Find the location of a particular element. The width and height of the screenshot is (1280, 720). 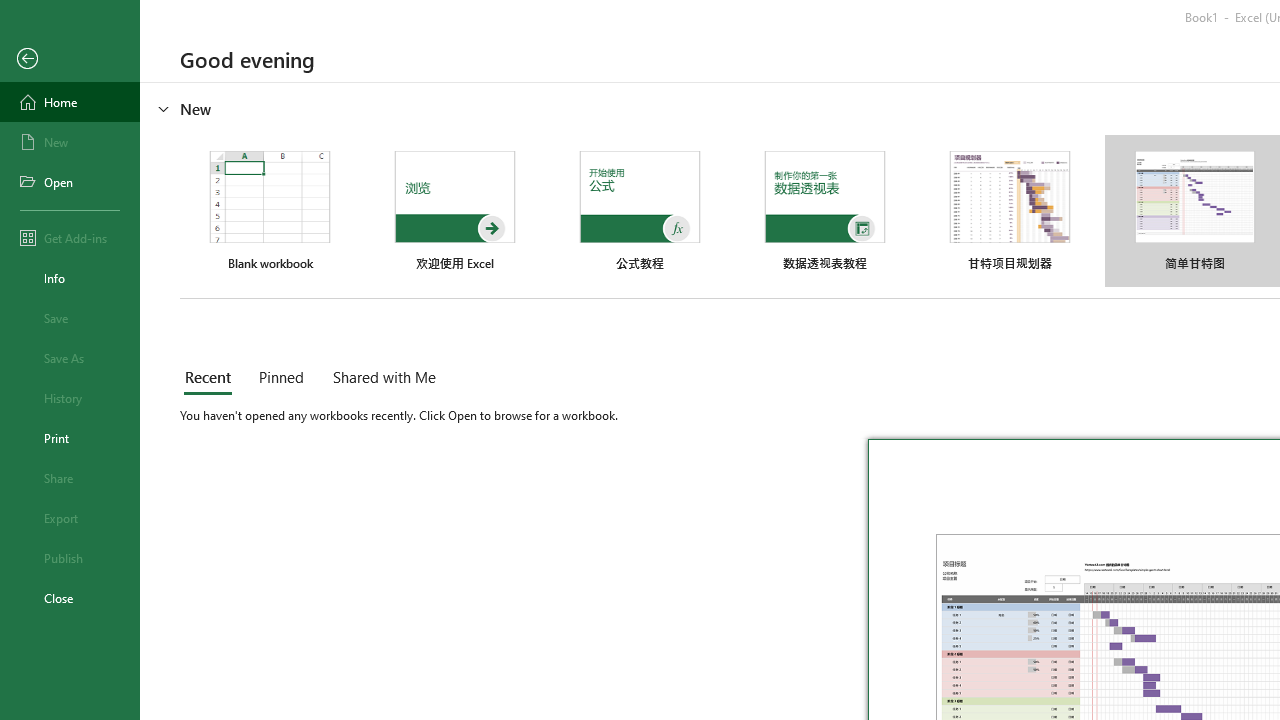

'Share' is located at coordinates (69, 478).